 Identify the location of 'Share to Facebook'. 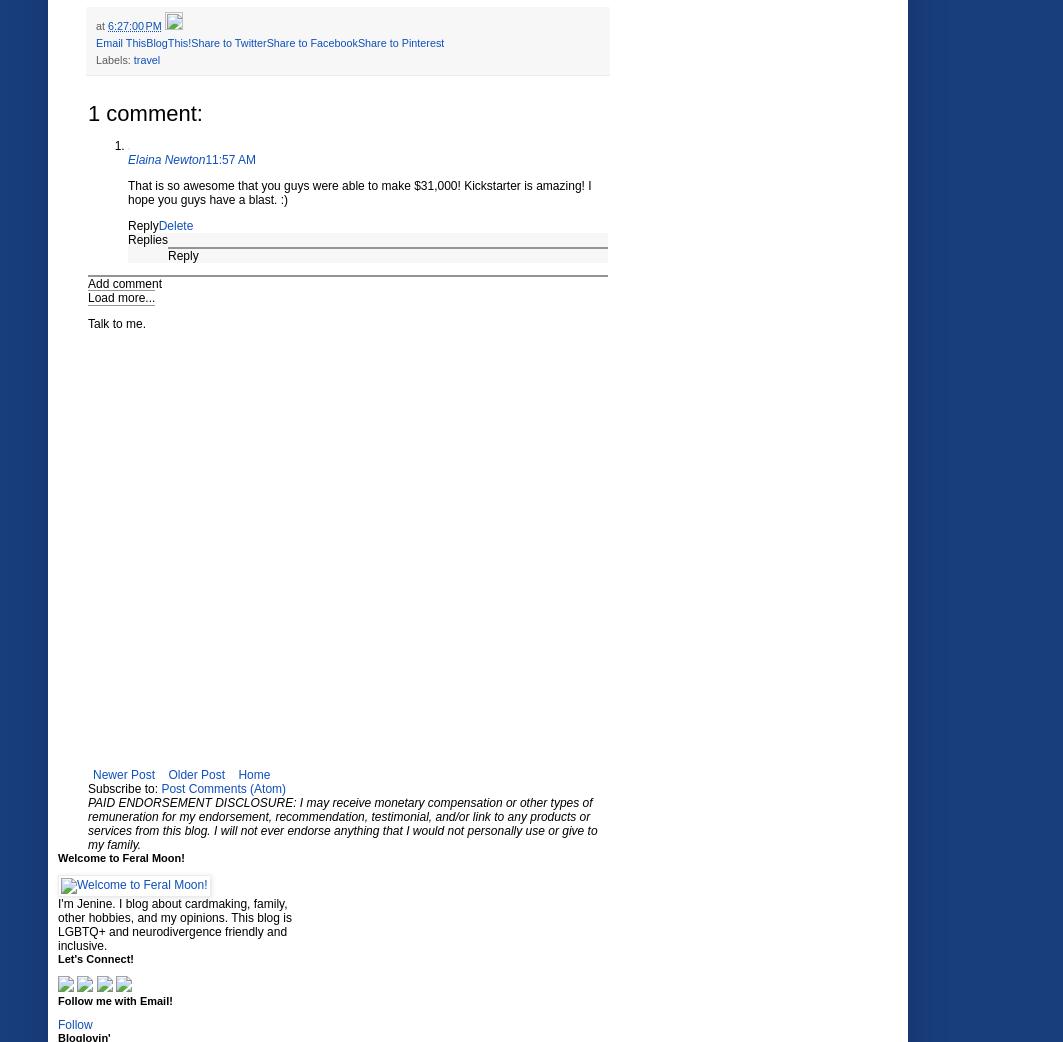
(311, 42).